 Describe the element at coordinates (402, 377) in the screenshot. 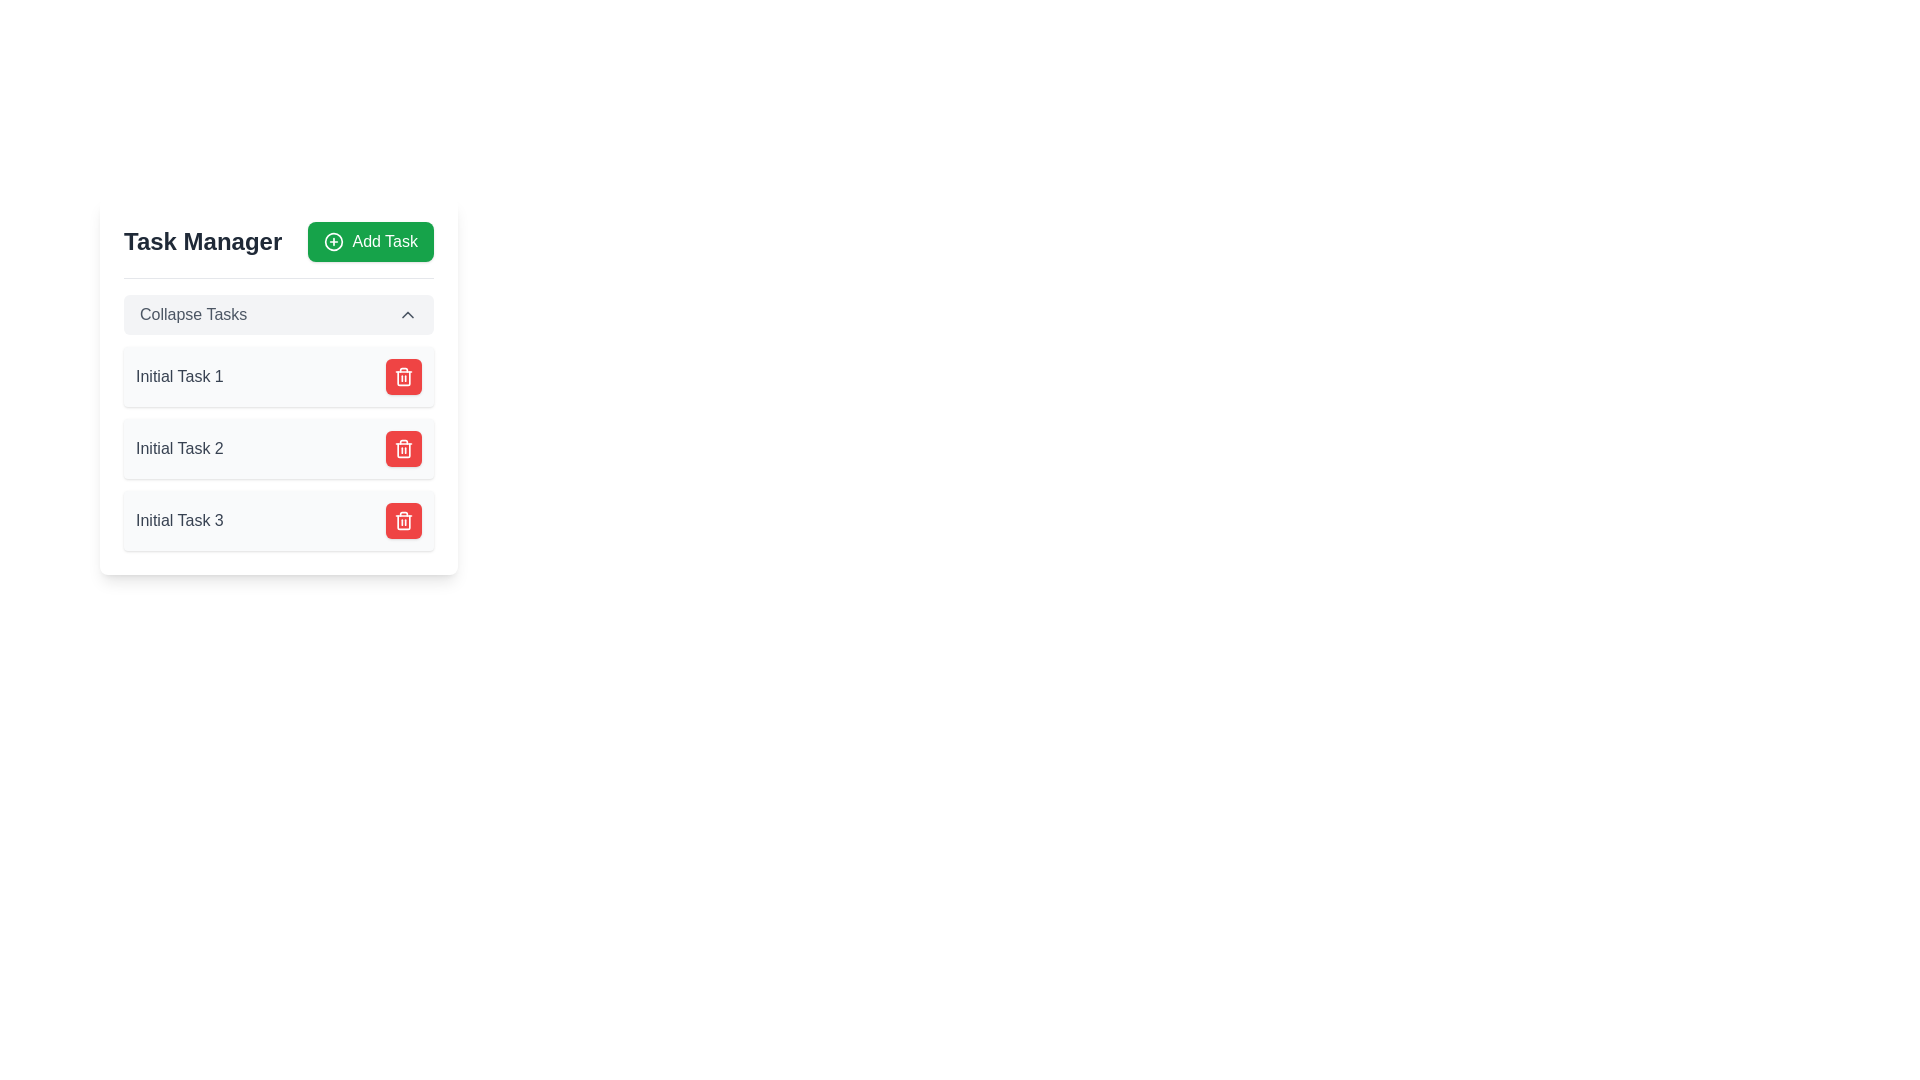

I see `the delete button for the task named 'Initial Task 1'` at that location.